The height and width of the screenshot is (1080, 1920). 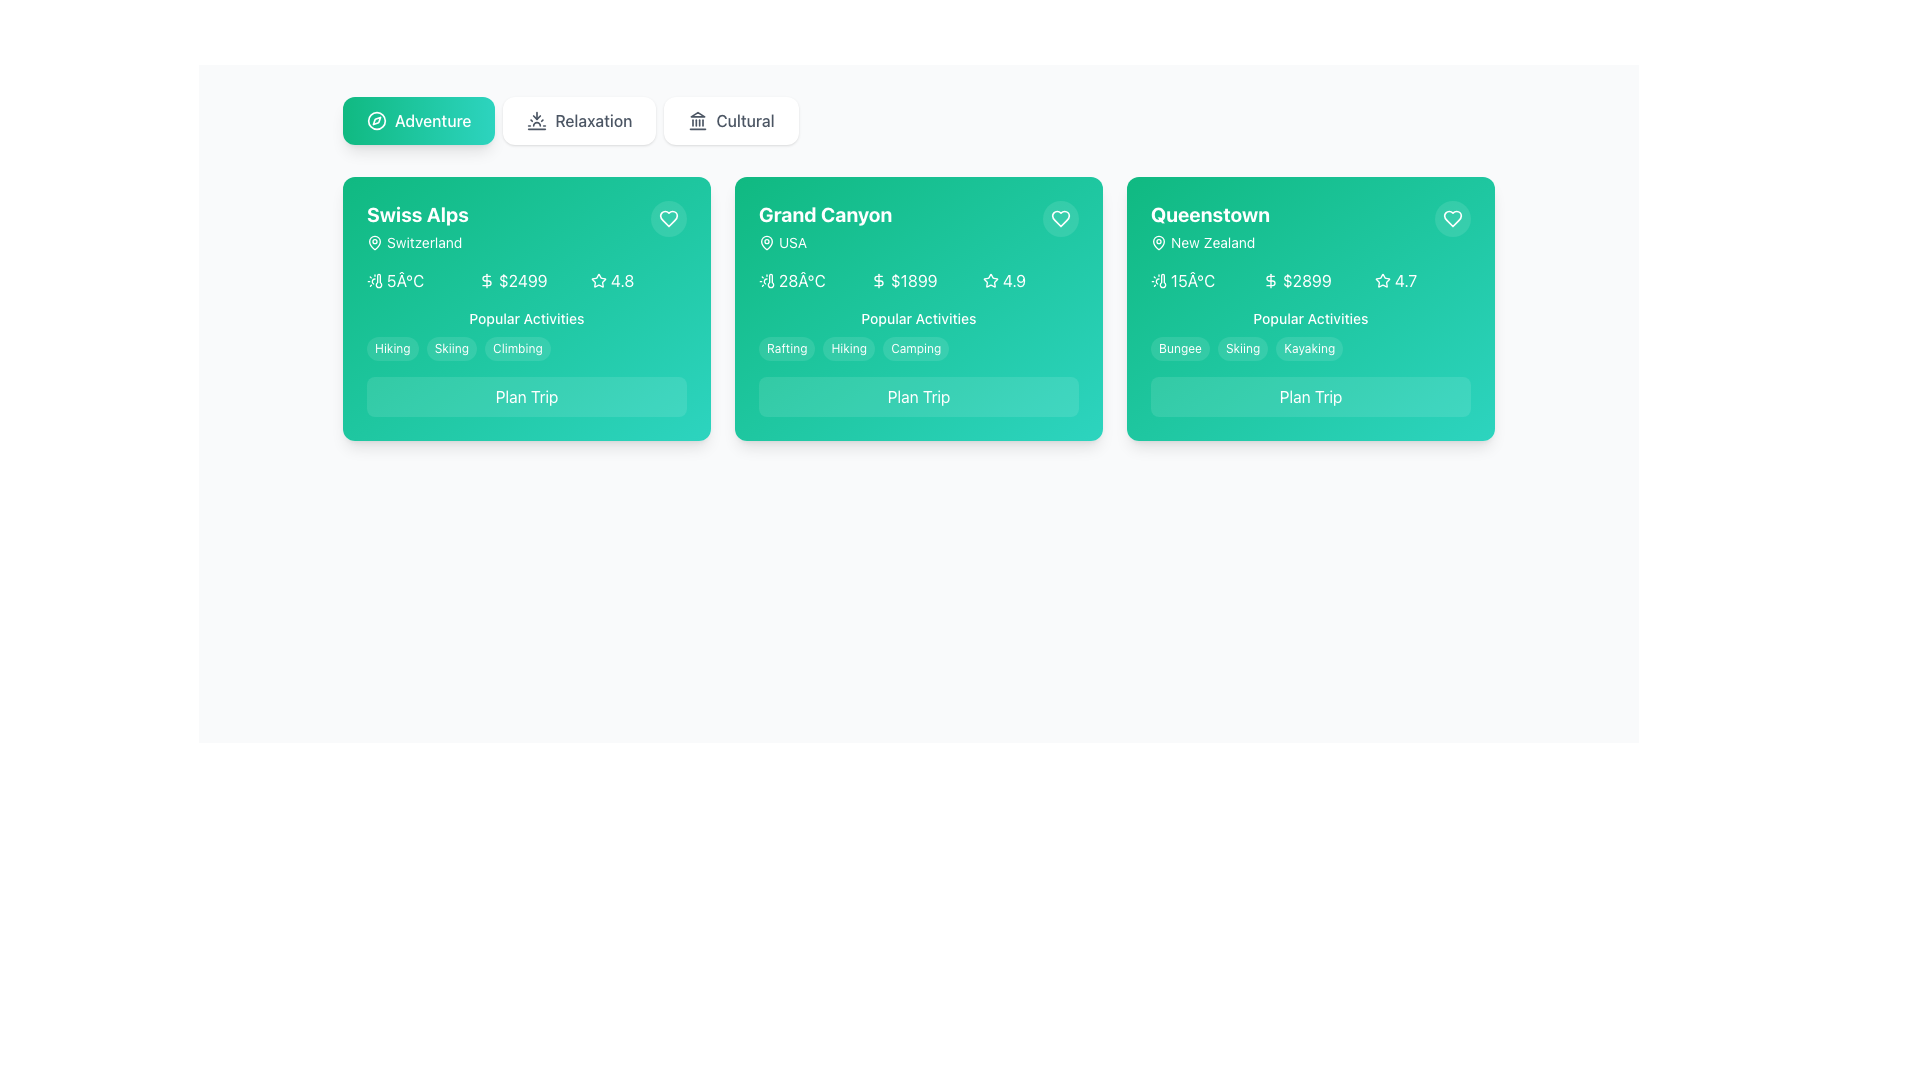 What do you see at coordinates (744, 120) in the screenshot?
I see `the 'Cultural' button, which is a text label in a standard sans-serif font within a rectangular button with a white background and rounded corners, to apply or view activities related to 'Cultural'` at bounding box center [744, 120].